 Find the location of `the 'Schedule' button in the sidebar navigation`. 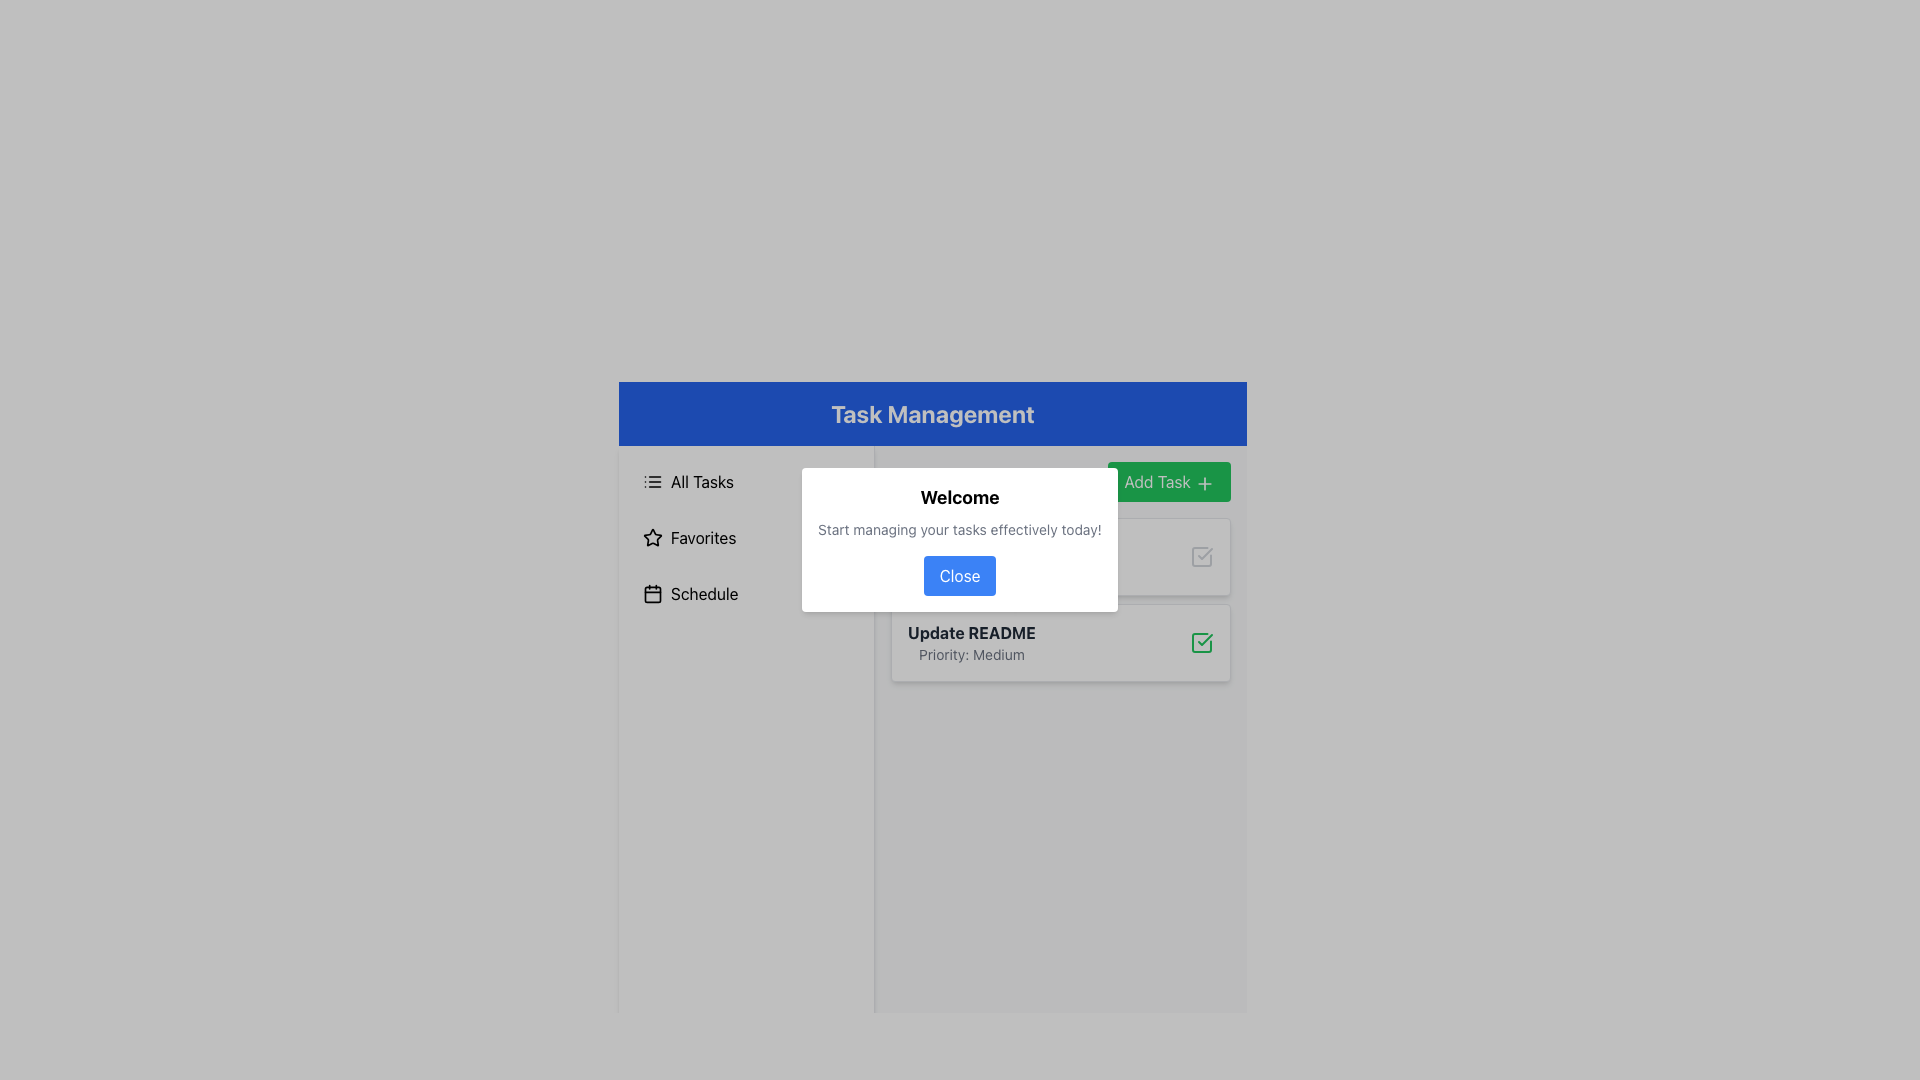

the 'Schedule' button in the sidebar navigation is located at coordinates (690, 593).